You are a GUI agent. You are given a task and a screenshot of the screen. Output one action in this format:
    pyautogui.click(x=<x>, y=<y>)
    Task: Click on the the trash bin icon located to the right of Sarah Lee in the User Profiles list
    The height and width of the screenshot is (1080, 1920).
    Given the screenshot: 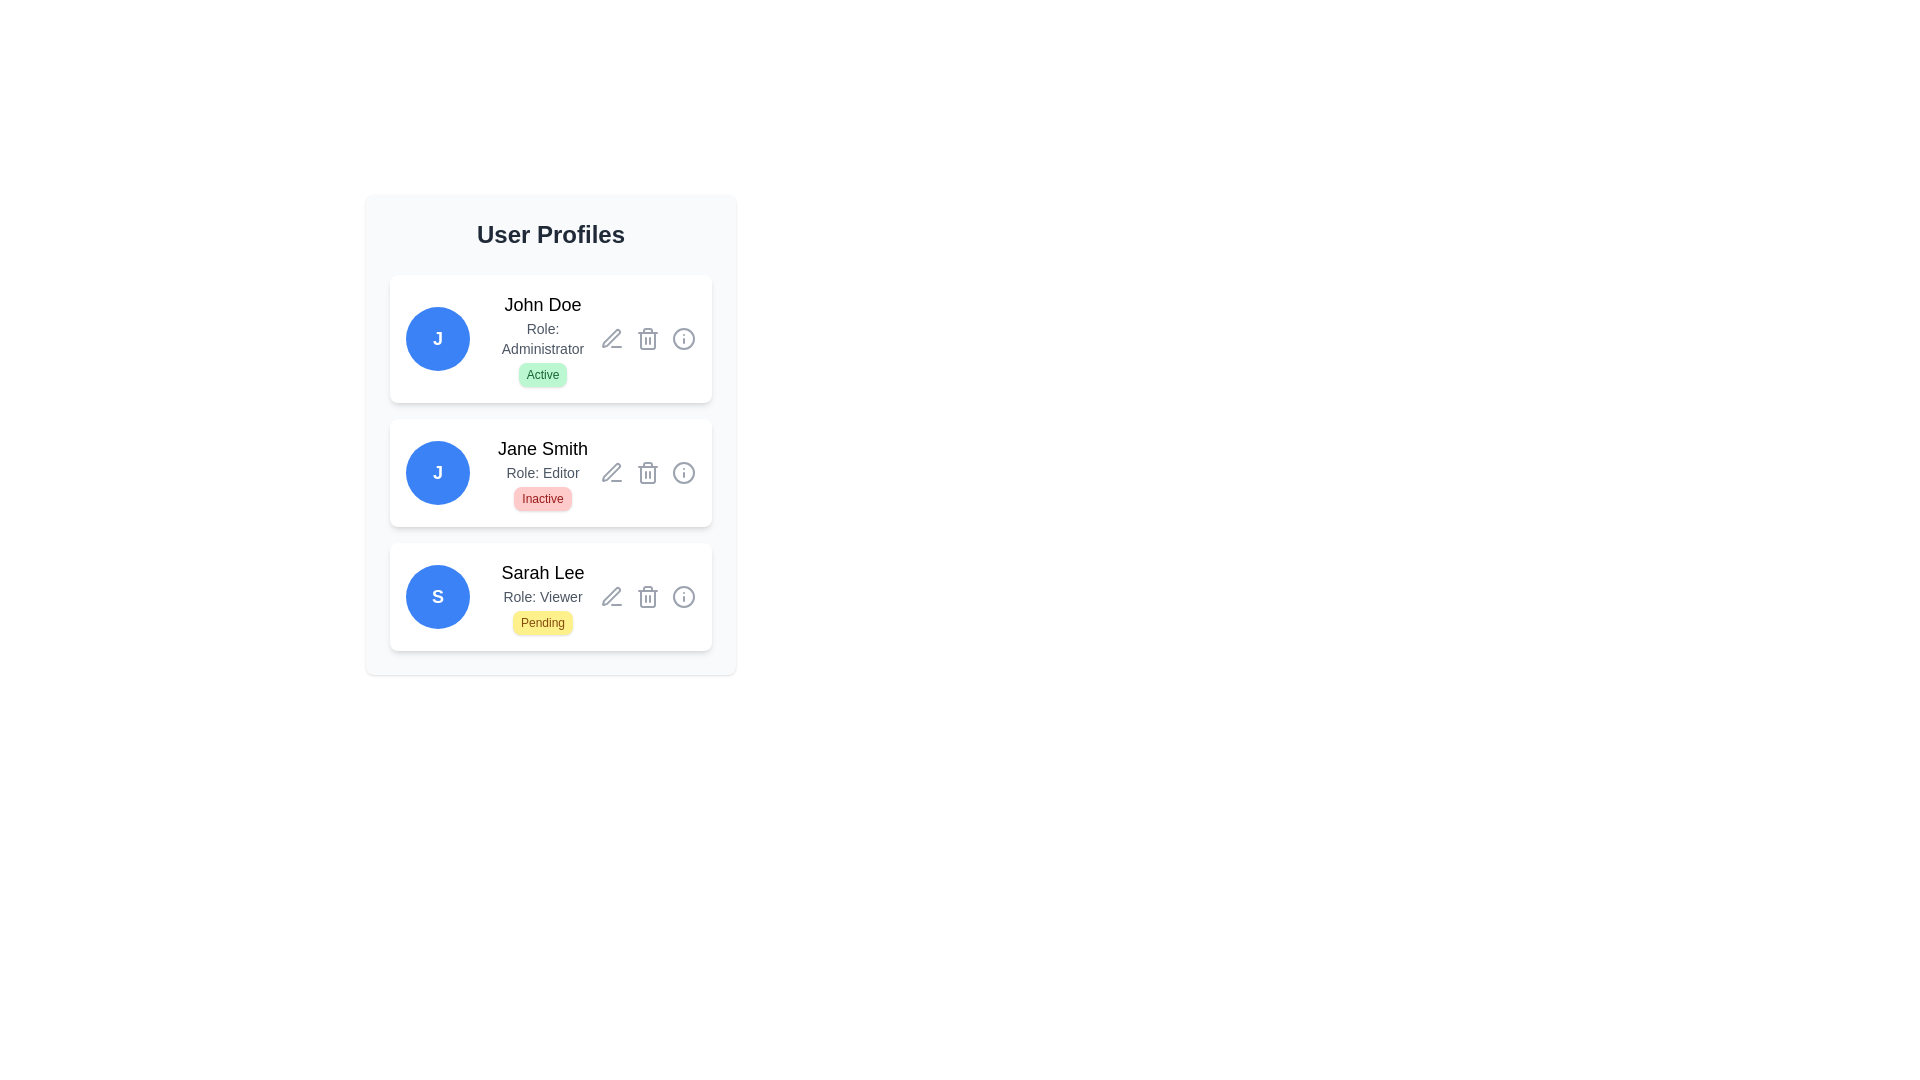 What is the action you would take?
    pyautogui.click(x=648, y=596)
    